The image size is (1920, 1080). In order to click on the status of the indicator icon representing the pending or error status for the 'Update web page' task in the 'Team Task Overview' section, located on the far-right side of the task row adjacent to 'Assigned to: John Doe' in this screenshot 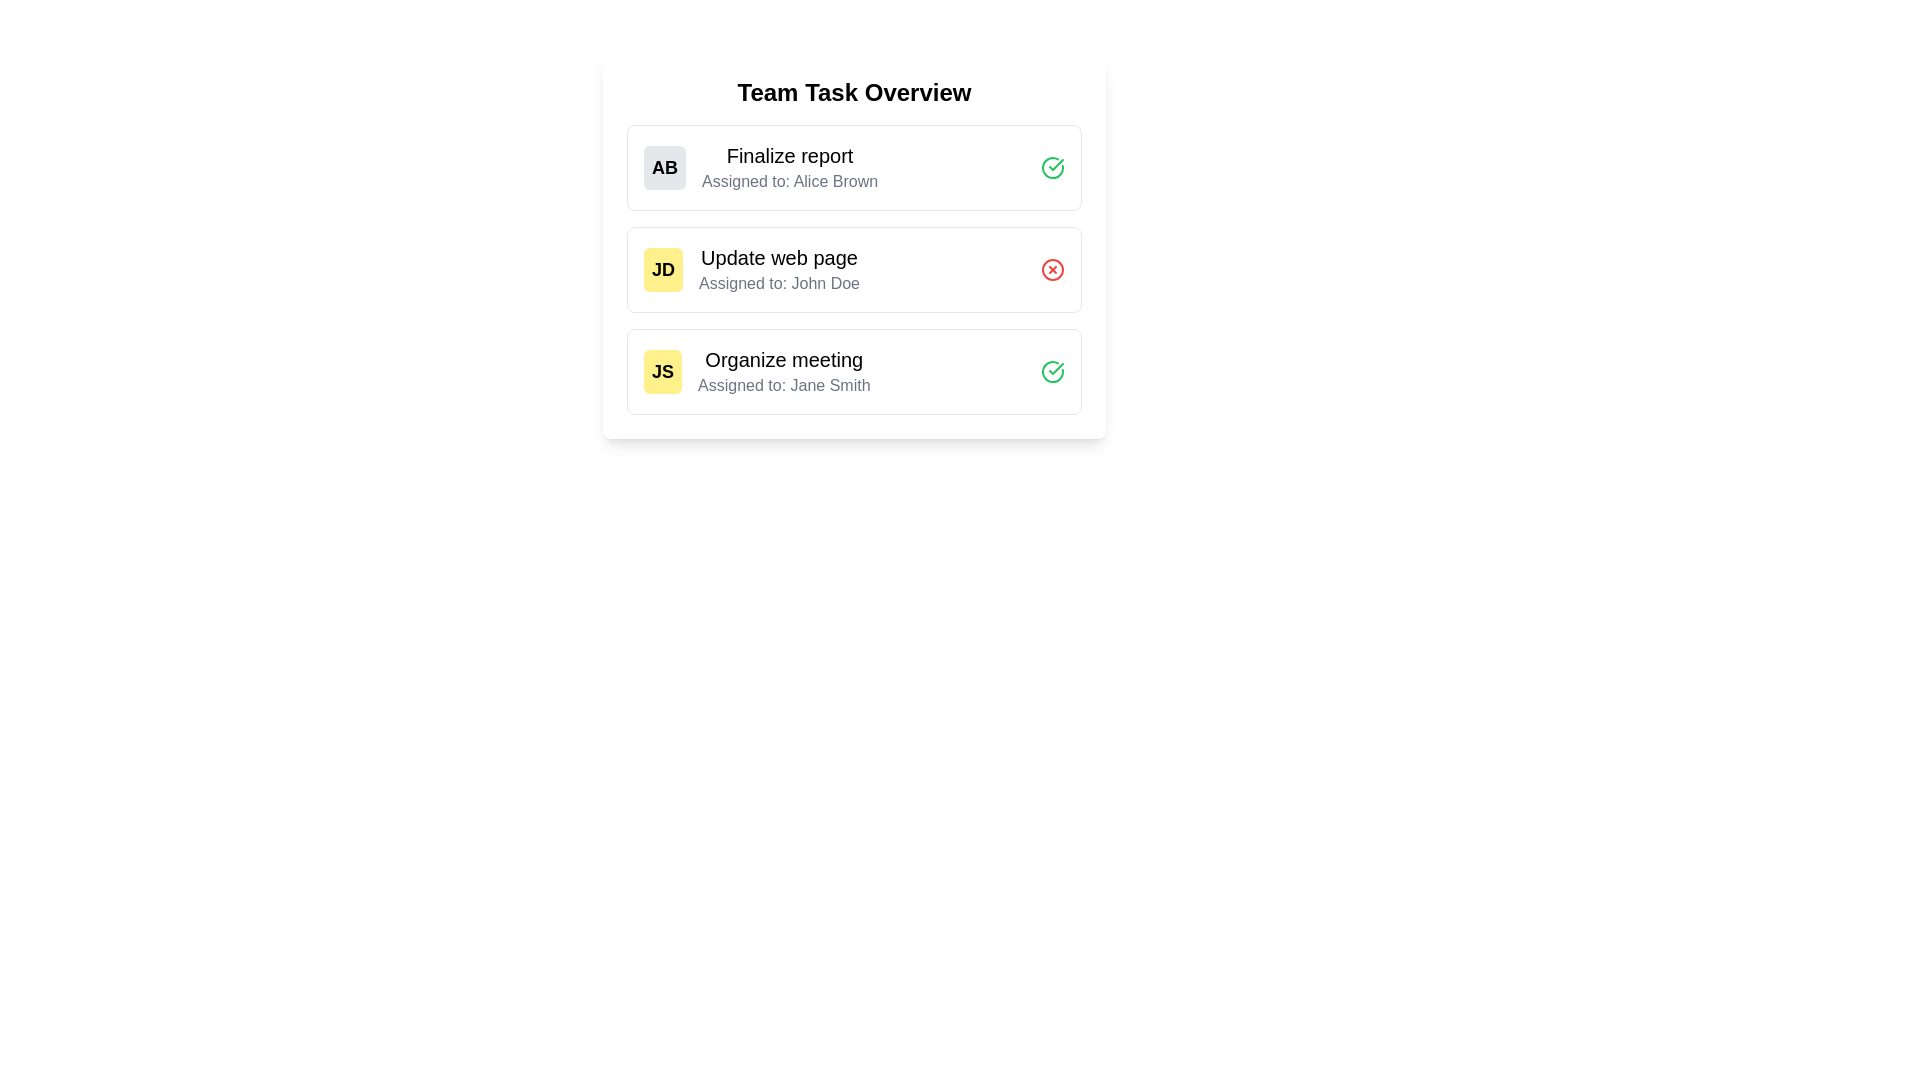, I will do `click(1051, 270)`.